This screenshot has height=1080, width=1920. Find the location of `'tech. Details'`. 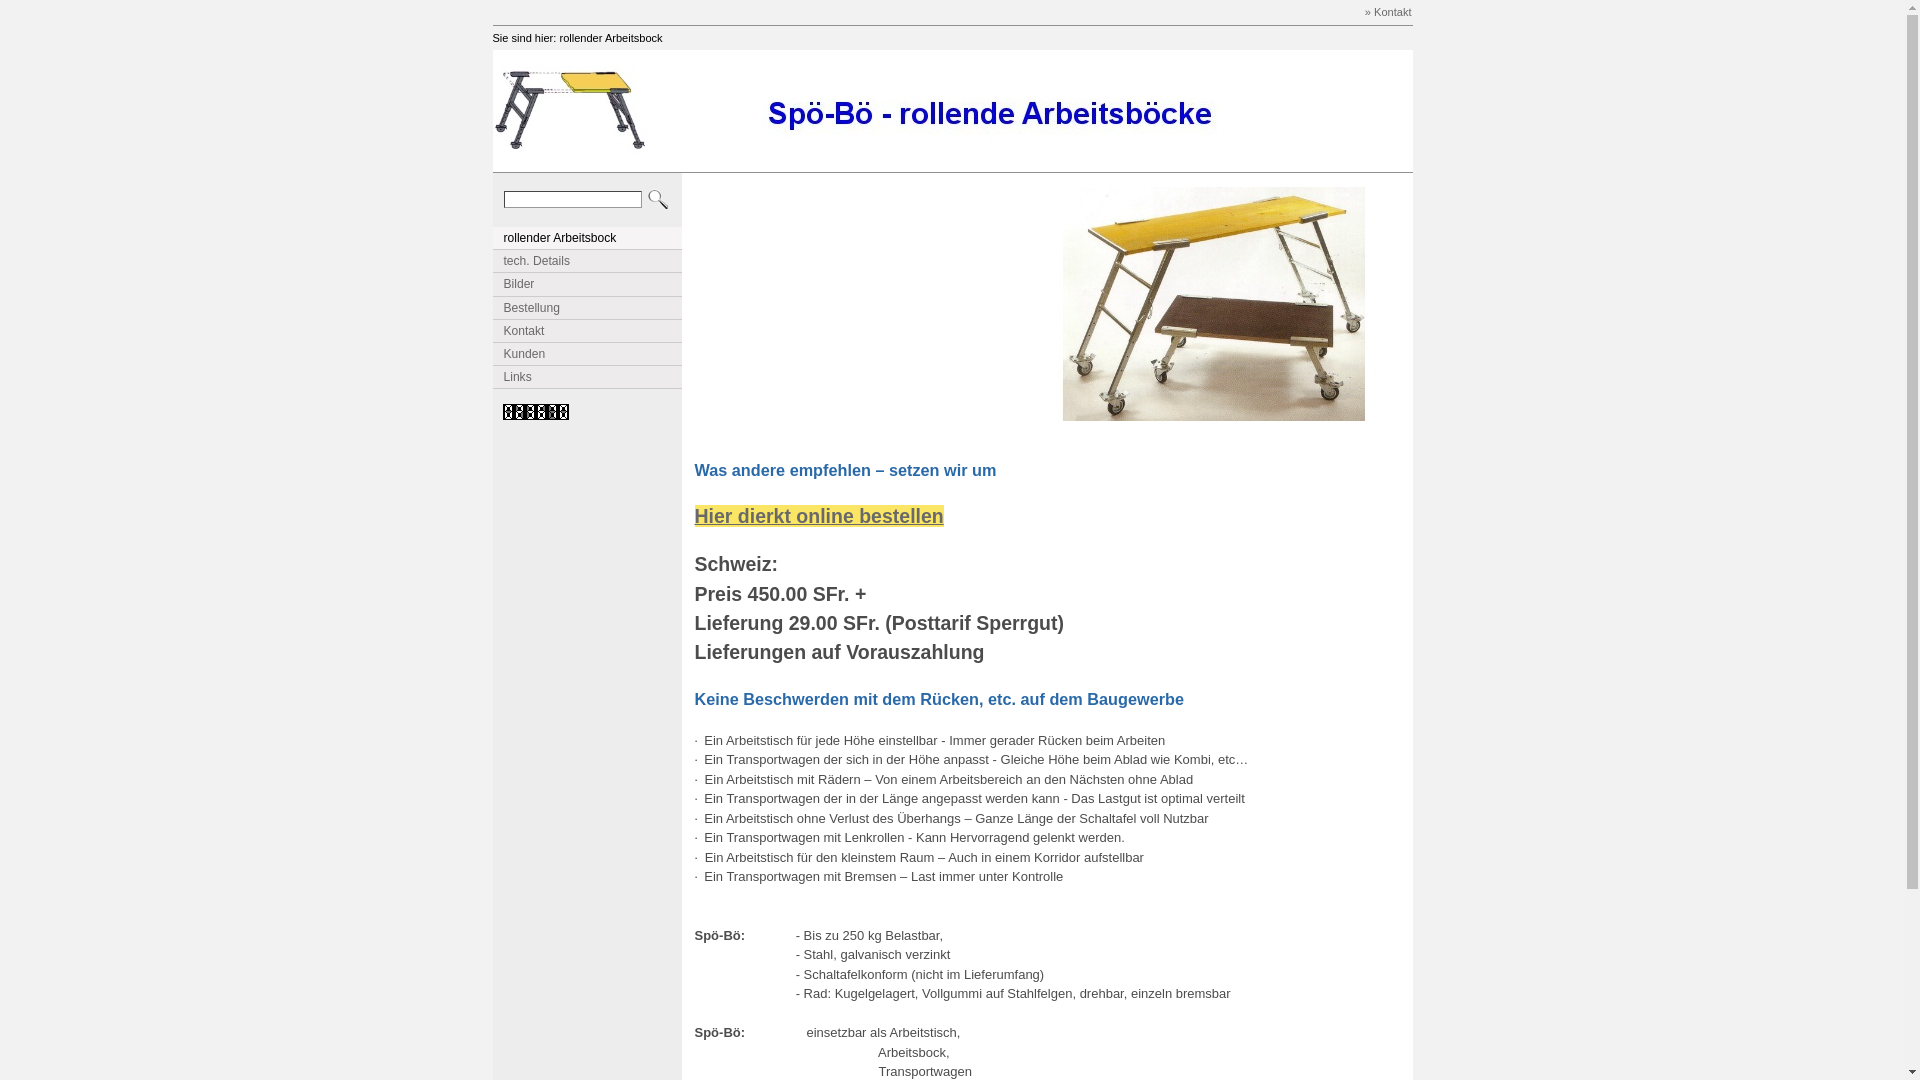

'tech. Details' is located at coordinates (494, 260).